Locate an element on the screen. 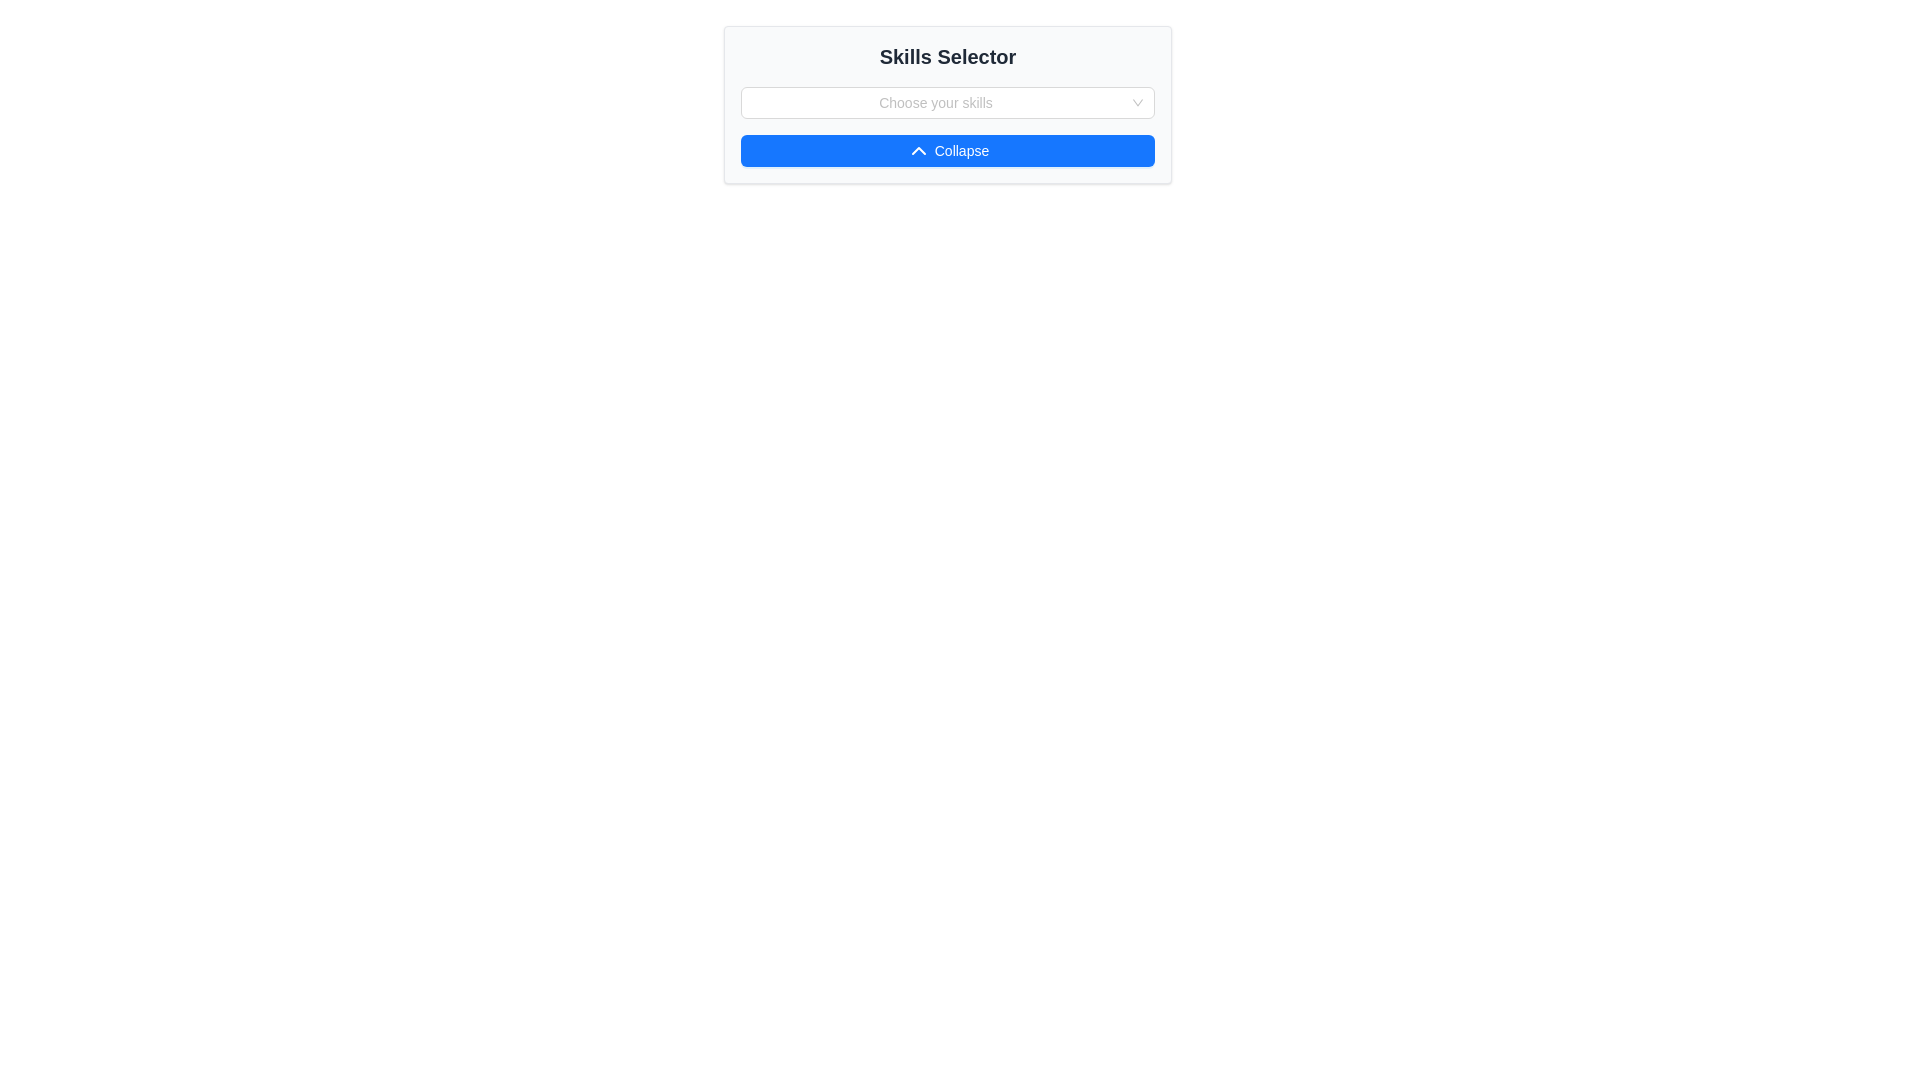  the multi-select dropdown input labeled 'Choose your skills' is located at coordinates (947, 103).